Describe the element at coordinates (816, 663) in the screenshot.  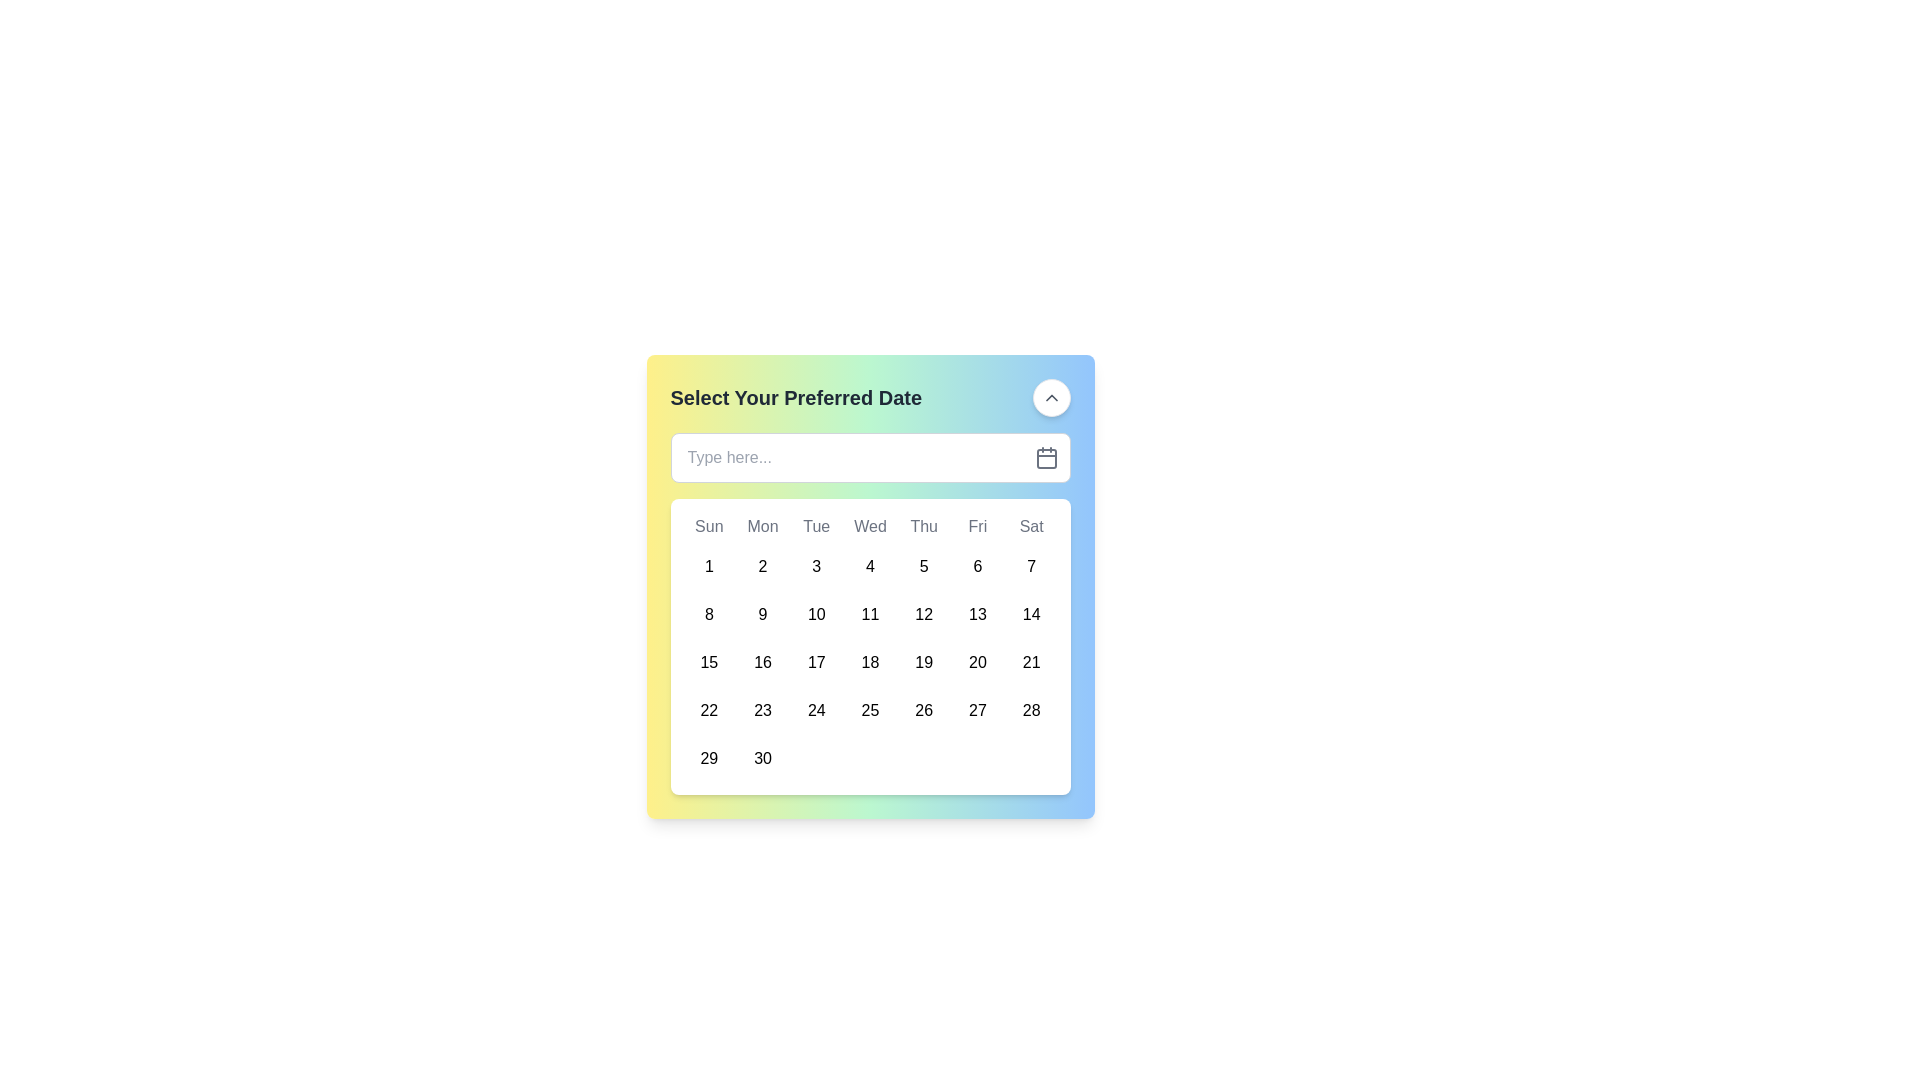
I see `the circular button displaying the number '17'` at that location.